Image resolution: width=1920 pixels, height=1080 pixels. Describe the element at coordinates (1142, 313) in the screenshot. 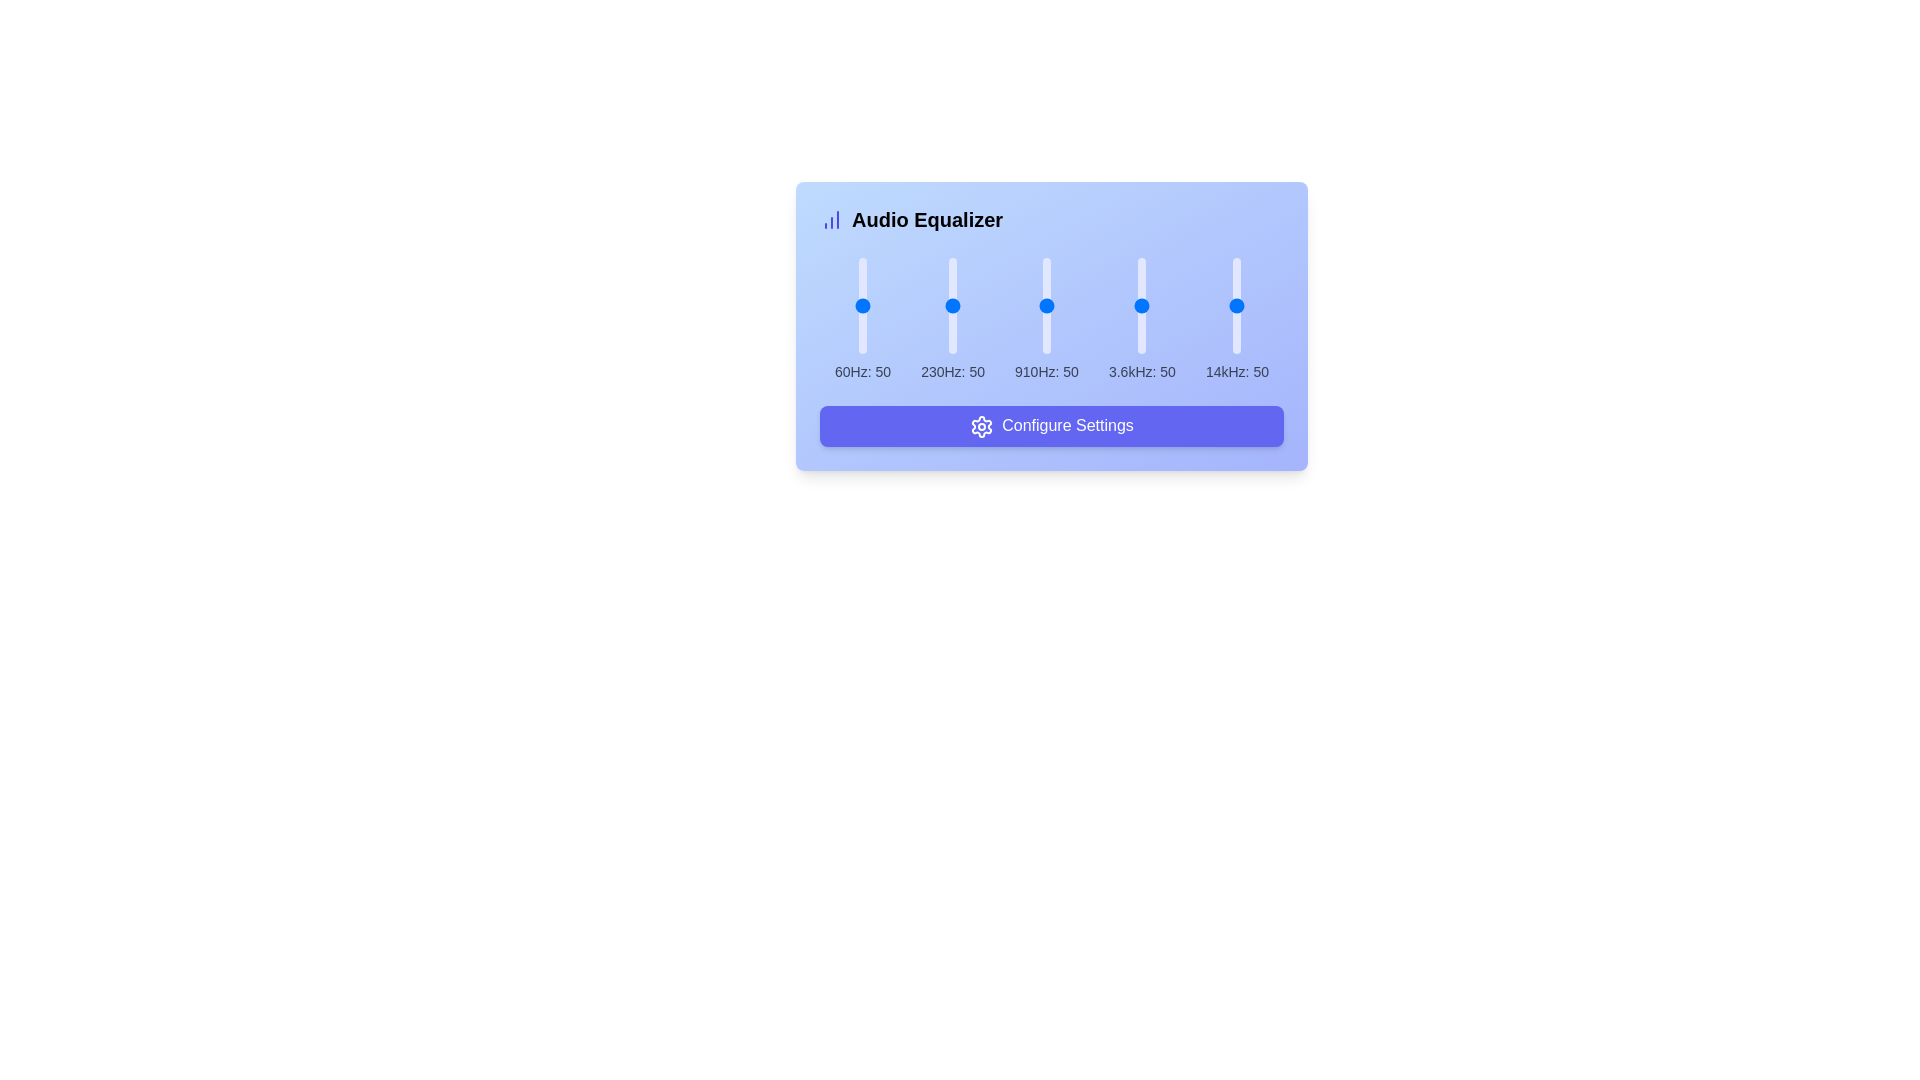

I see `the 3.6kHz audio equalizer slider` at that location.